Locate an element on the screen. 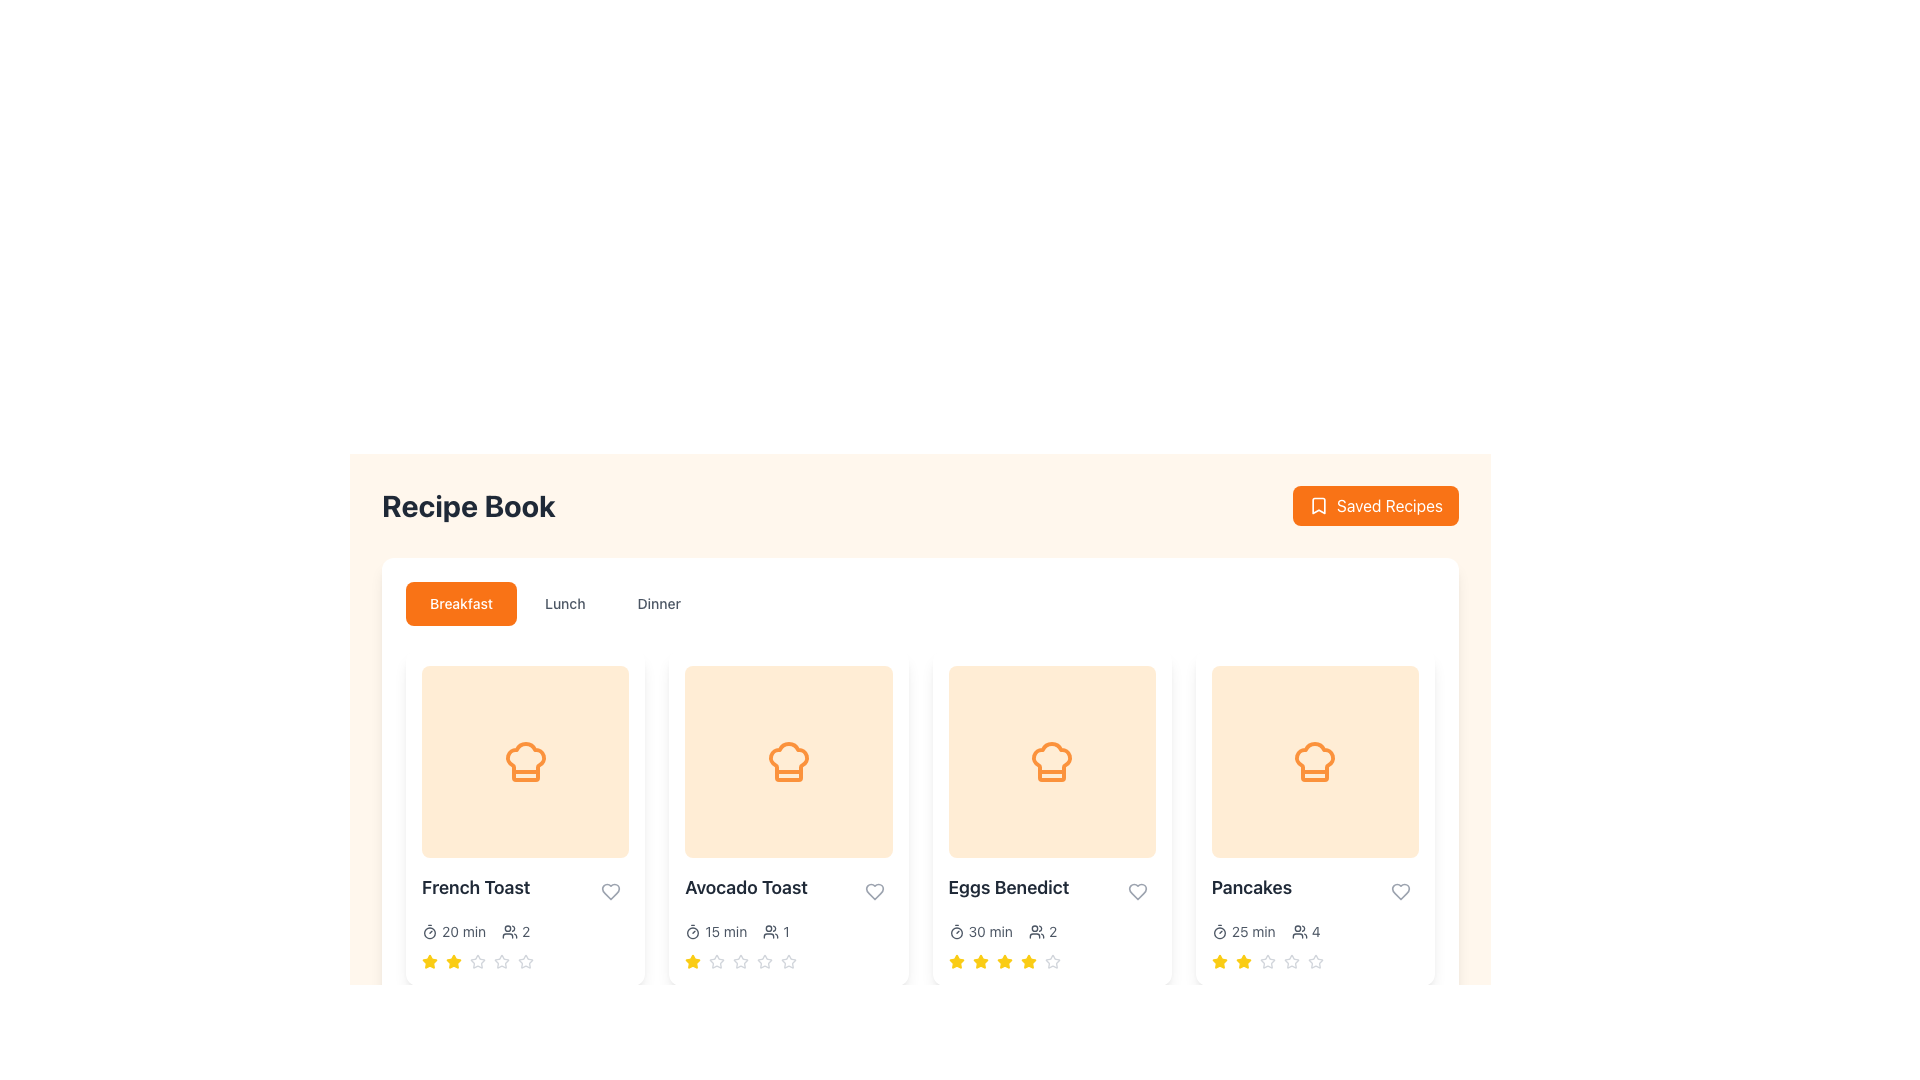 The image size is (1920, 1080). the timer icon located at the top-left of the second recipe card from the left is located at coordinates (693, 932).